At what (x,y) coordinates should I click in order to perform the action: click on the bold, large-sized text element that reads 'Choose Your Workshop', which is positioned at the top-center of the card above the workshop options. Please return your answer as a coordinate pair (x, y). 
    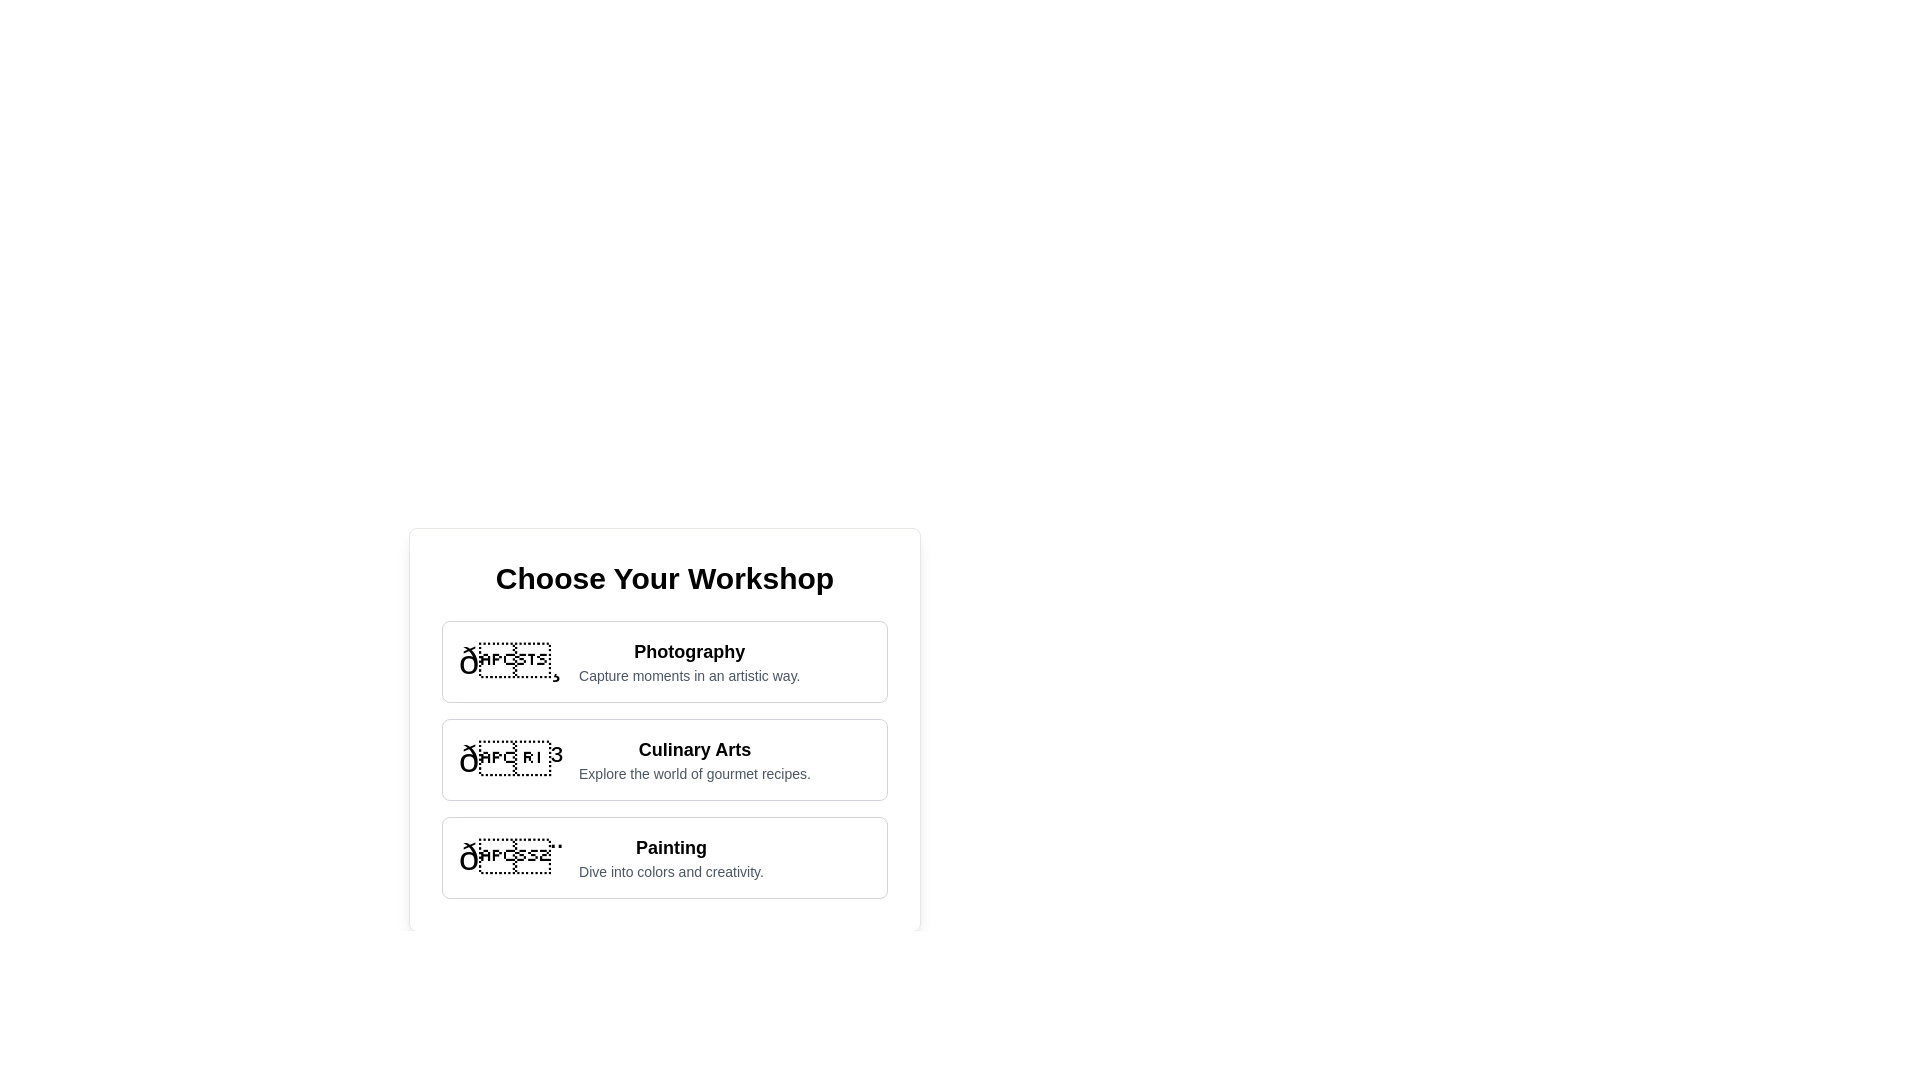
    Looking at the image, I should click on (665, 578).